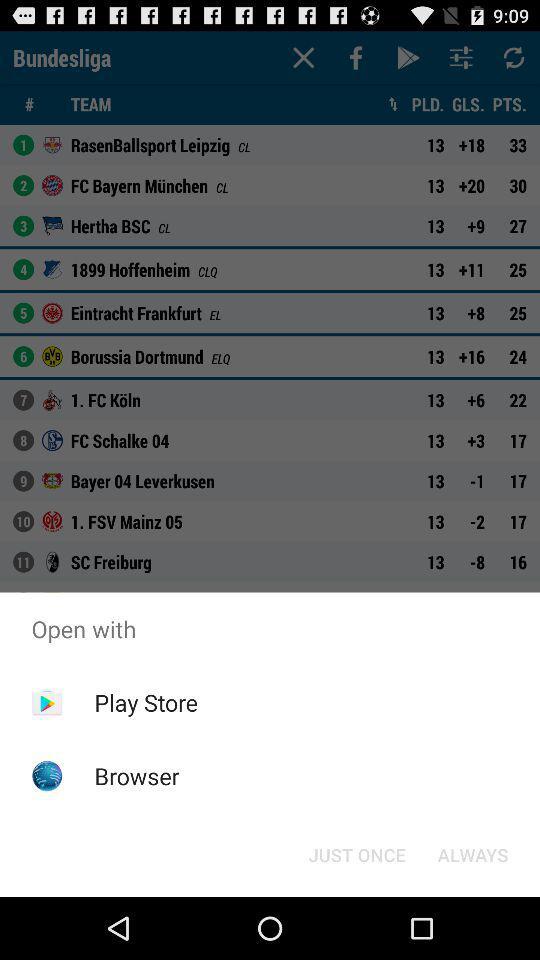 The image size is (540, 960). I want to click on item below the play store item, so click(136, 775).